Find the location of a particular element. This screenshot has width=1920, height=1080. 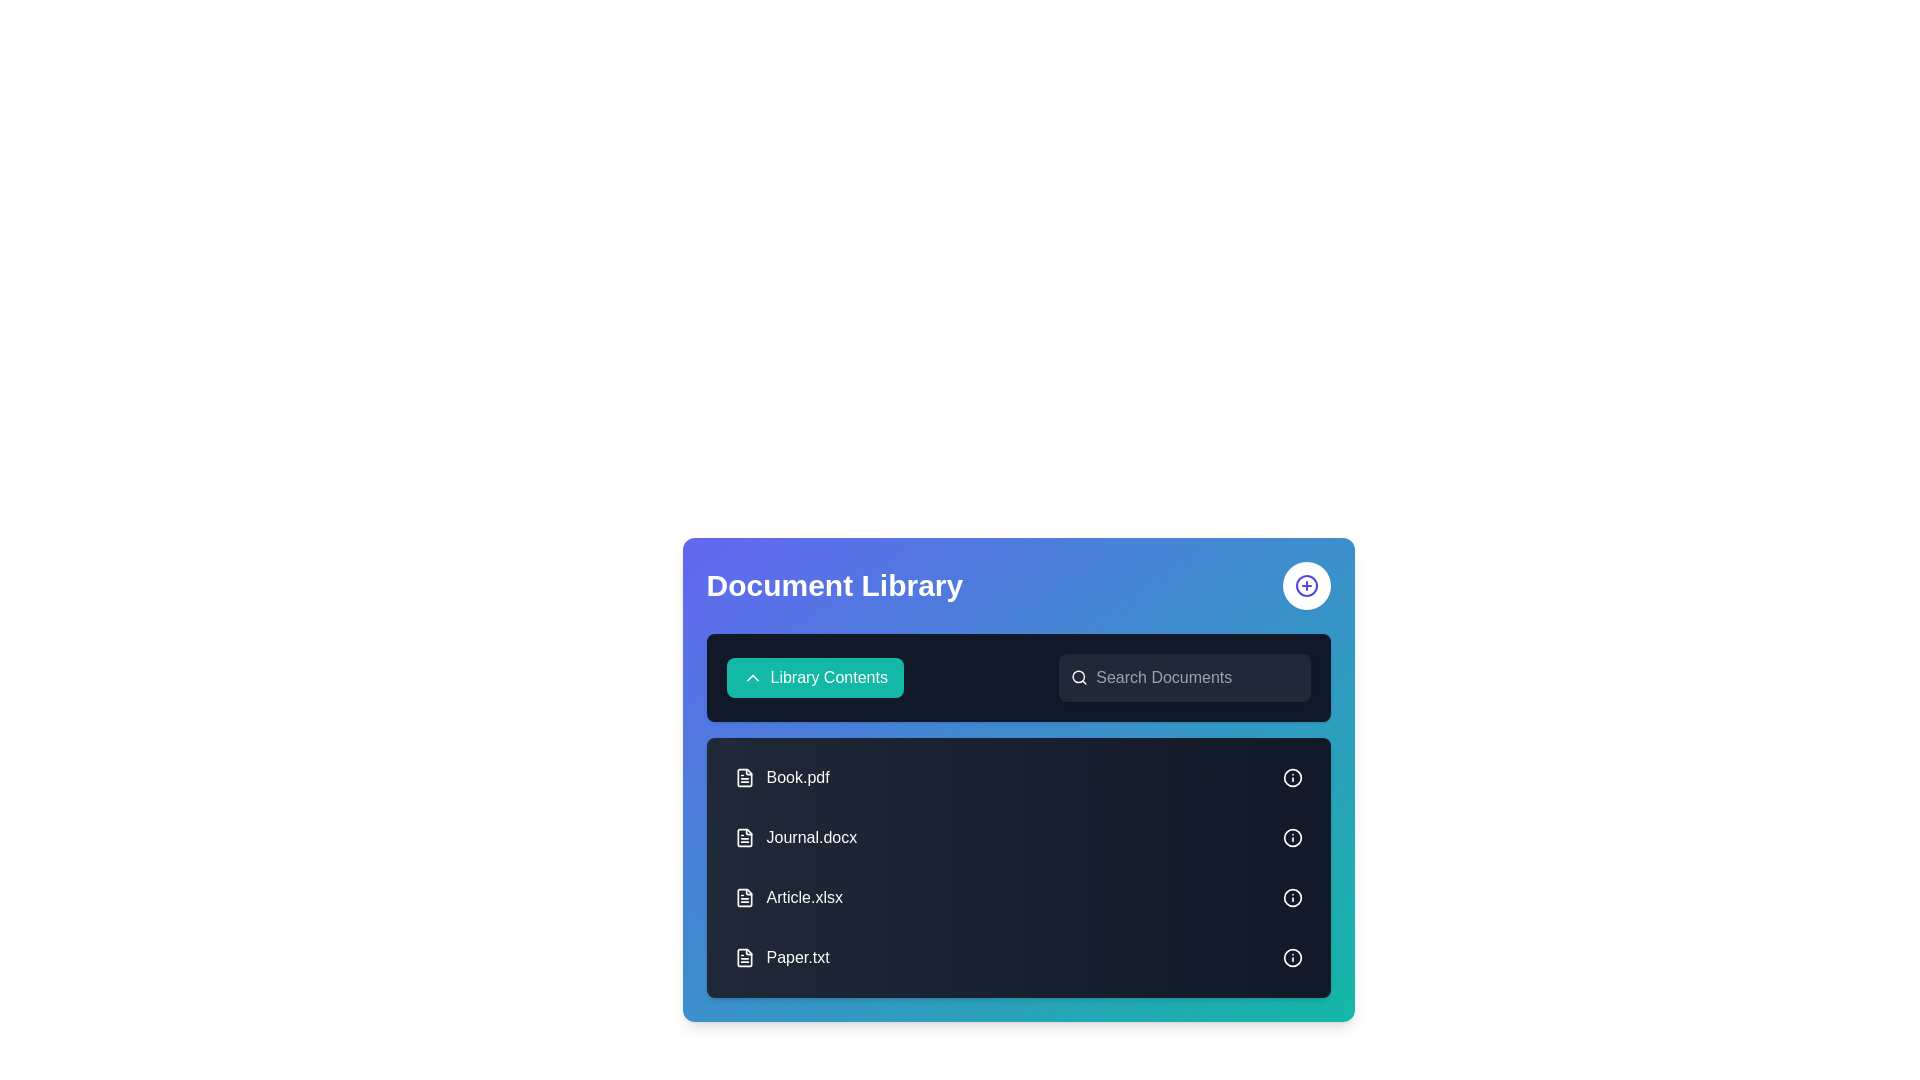

the information icon located to the far right of the 'Book.pdf' entry in the document list is located at coordinates (1292, 777).